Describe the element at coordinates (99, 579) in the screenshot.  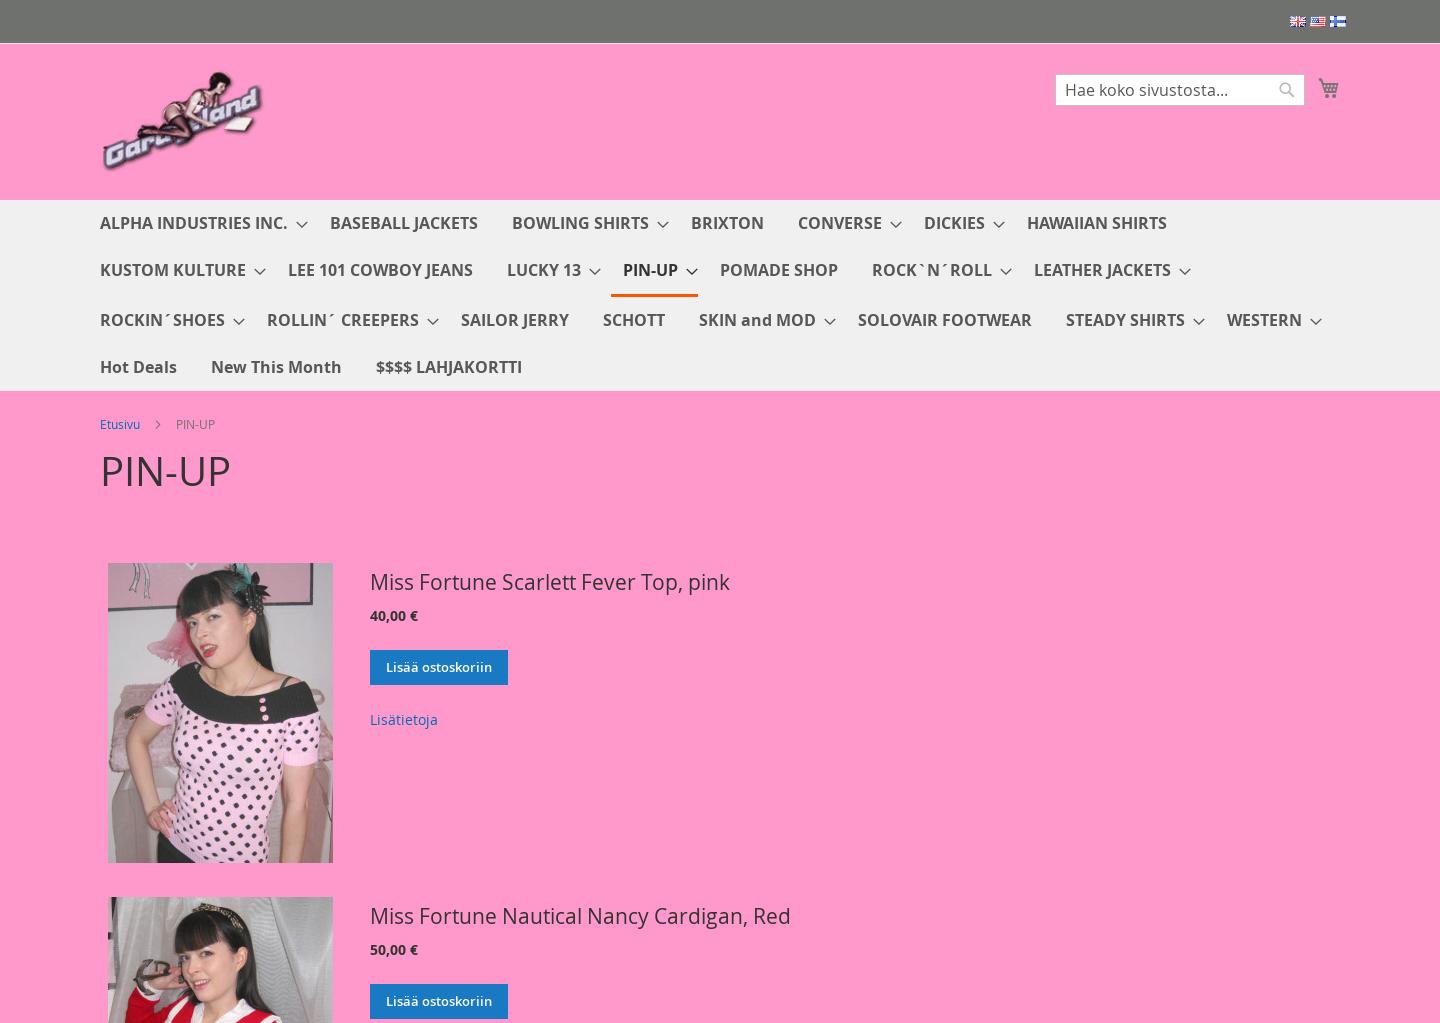
I see `'Tuotteet'` at that location.